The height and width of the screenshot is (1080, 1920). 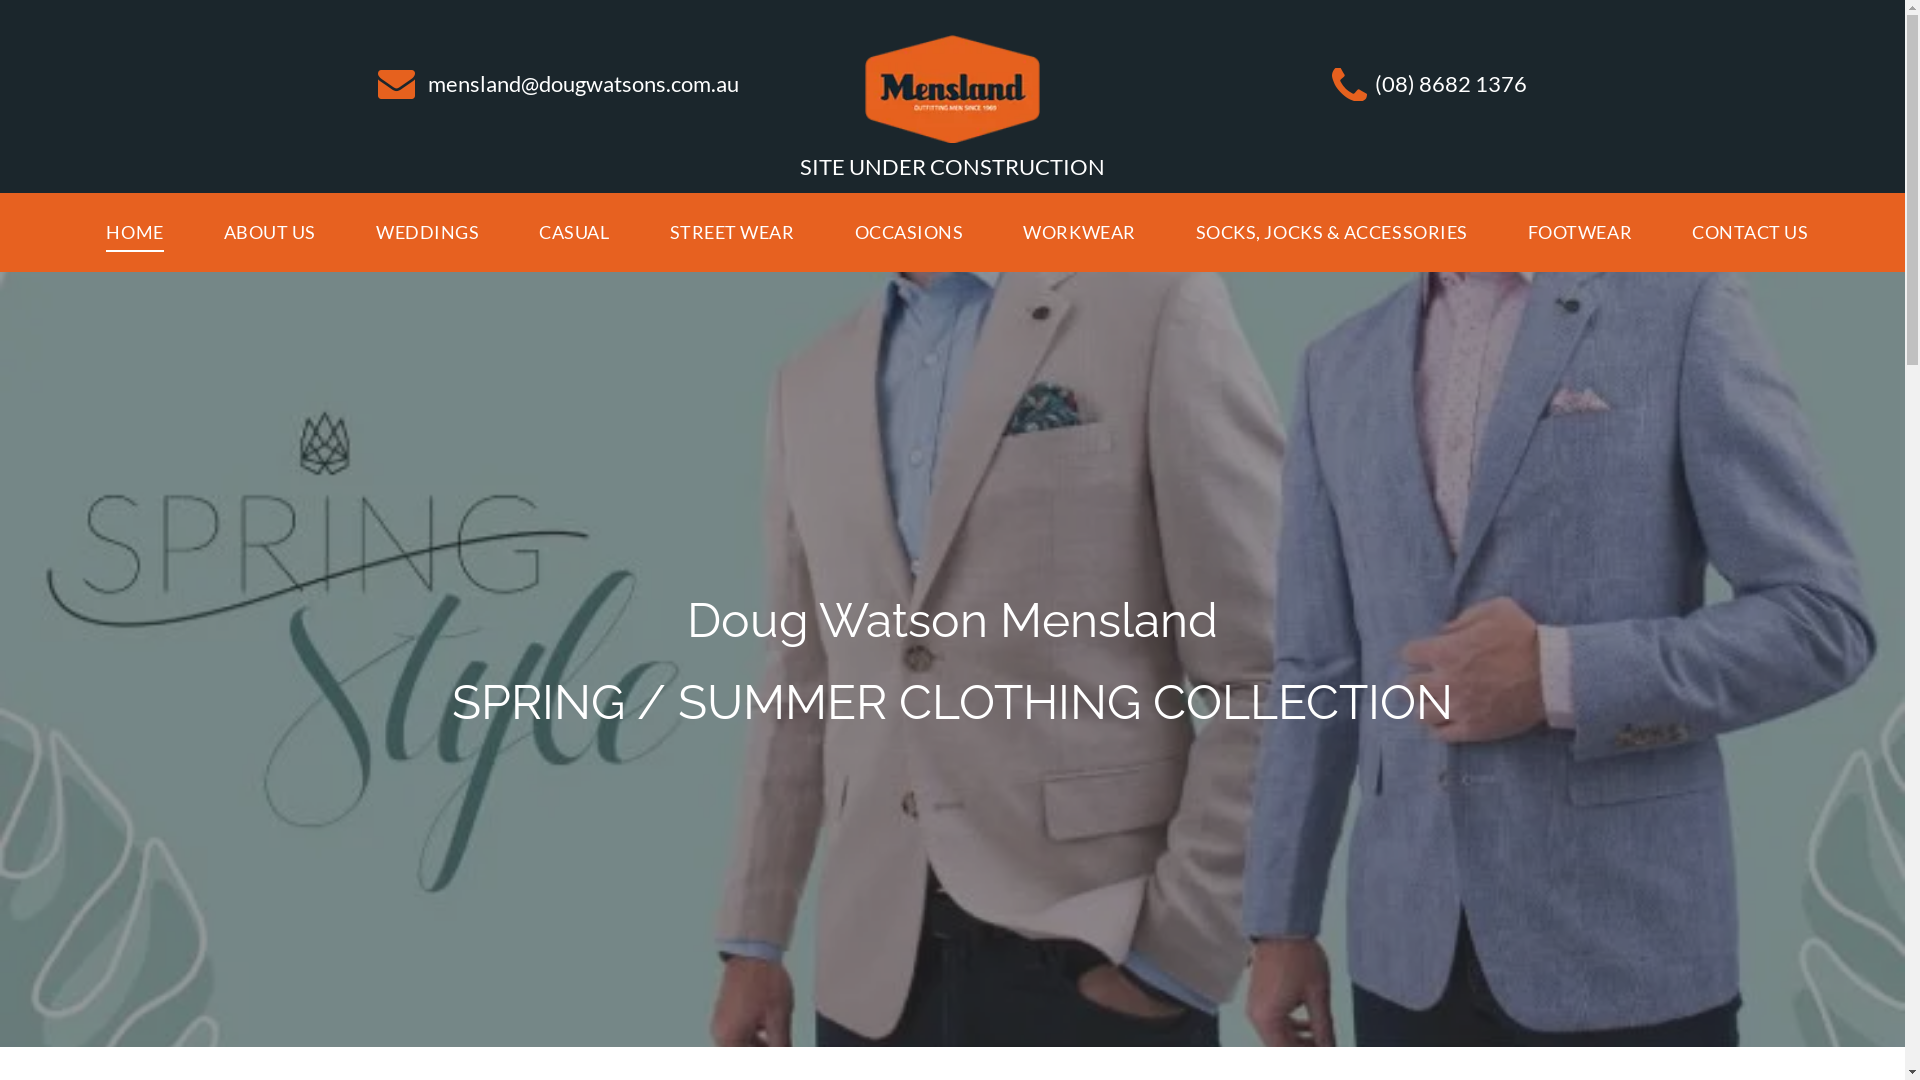 I want to click on 'CONTACT US', so click(x=1661, y=231).